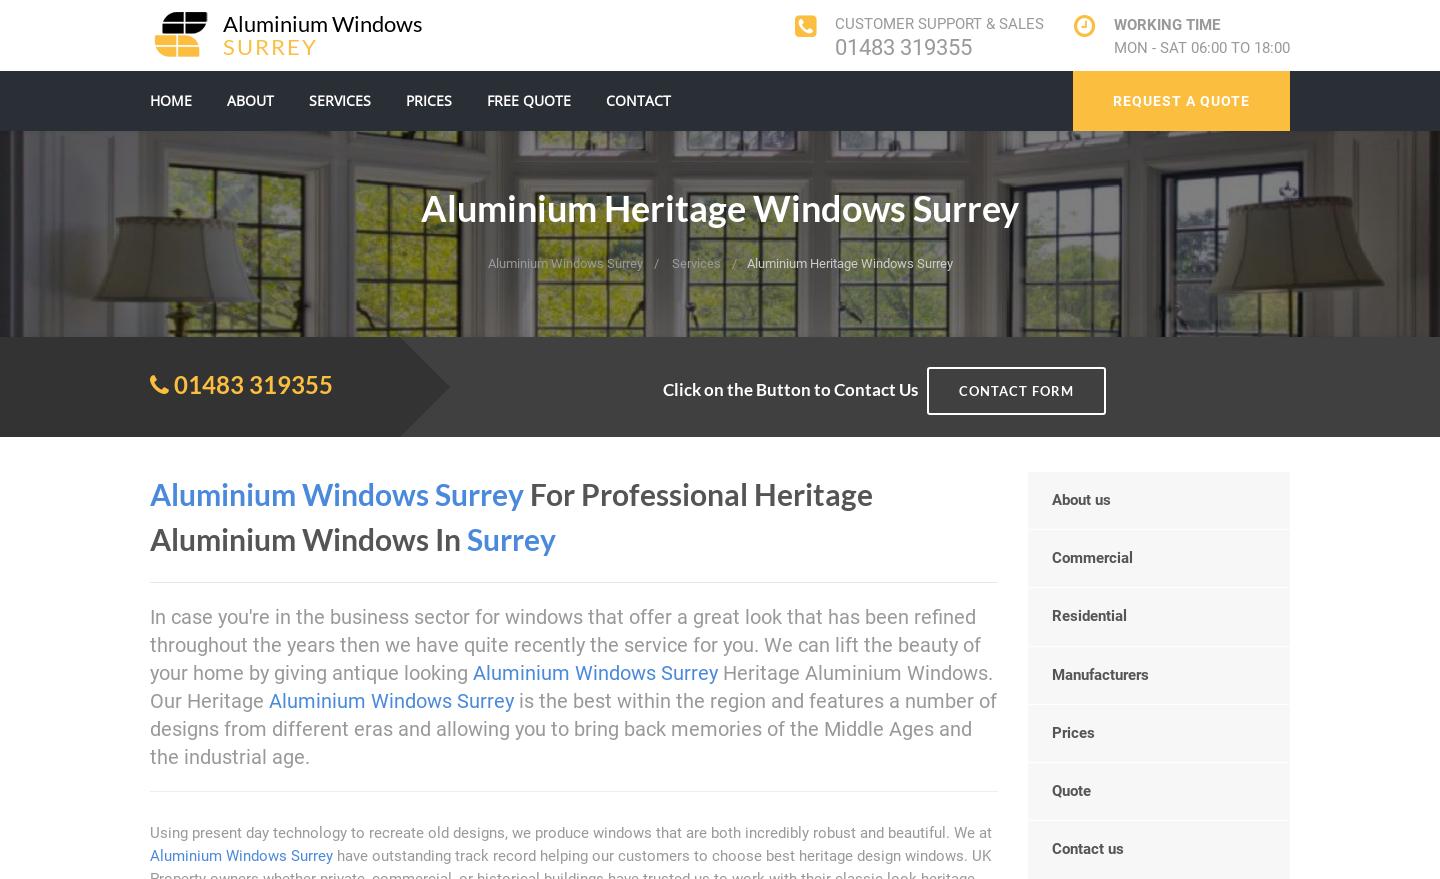 The width and height of the screenshot is (1440, 879). Describe the element at coordinates (565, 643) in the screenshot. I see `'In case you're in the business sector for windows that offer a great look that has been refined throughout the years then we have quite recently the service for you. We can lift the beauty of your home by giving antique looking'` at that location.